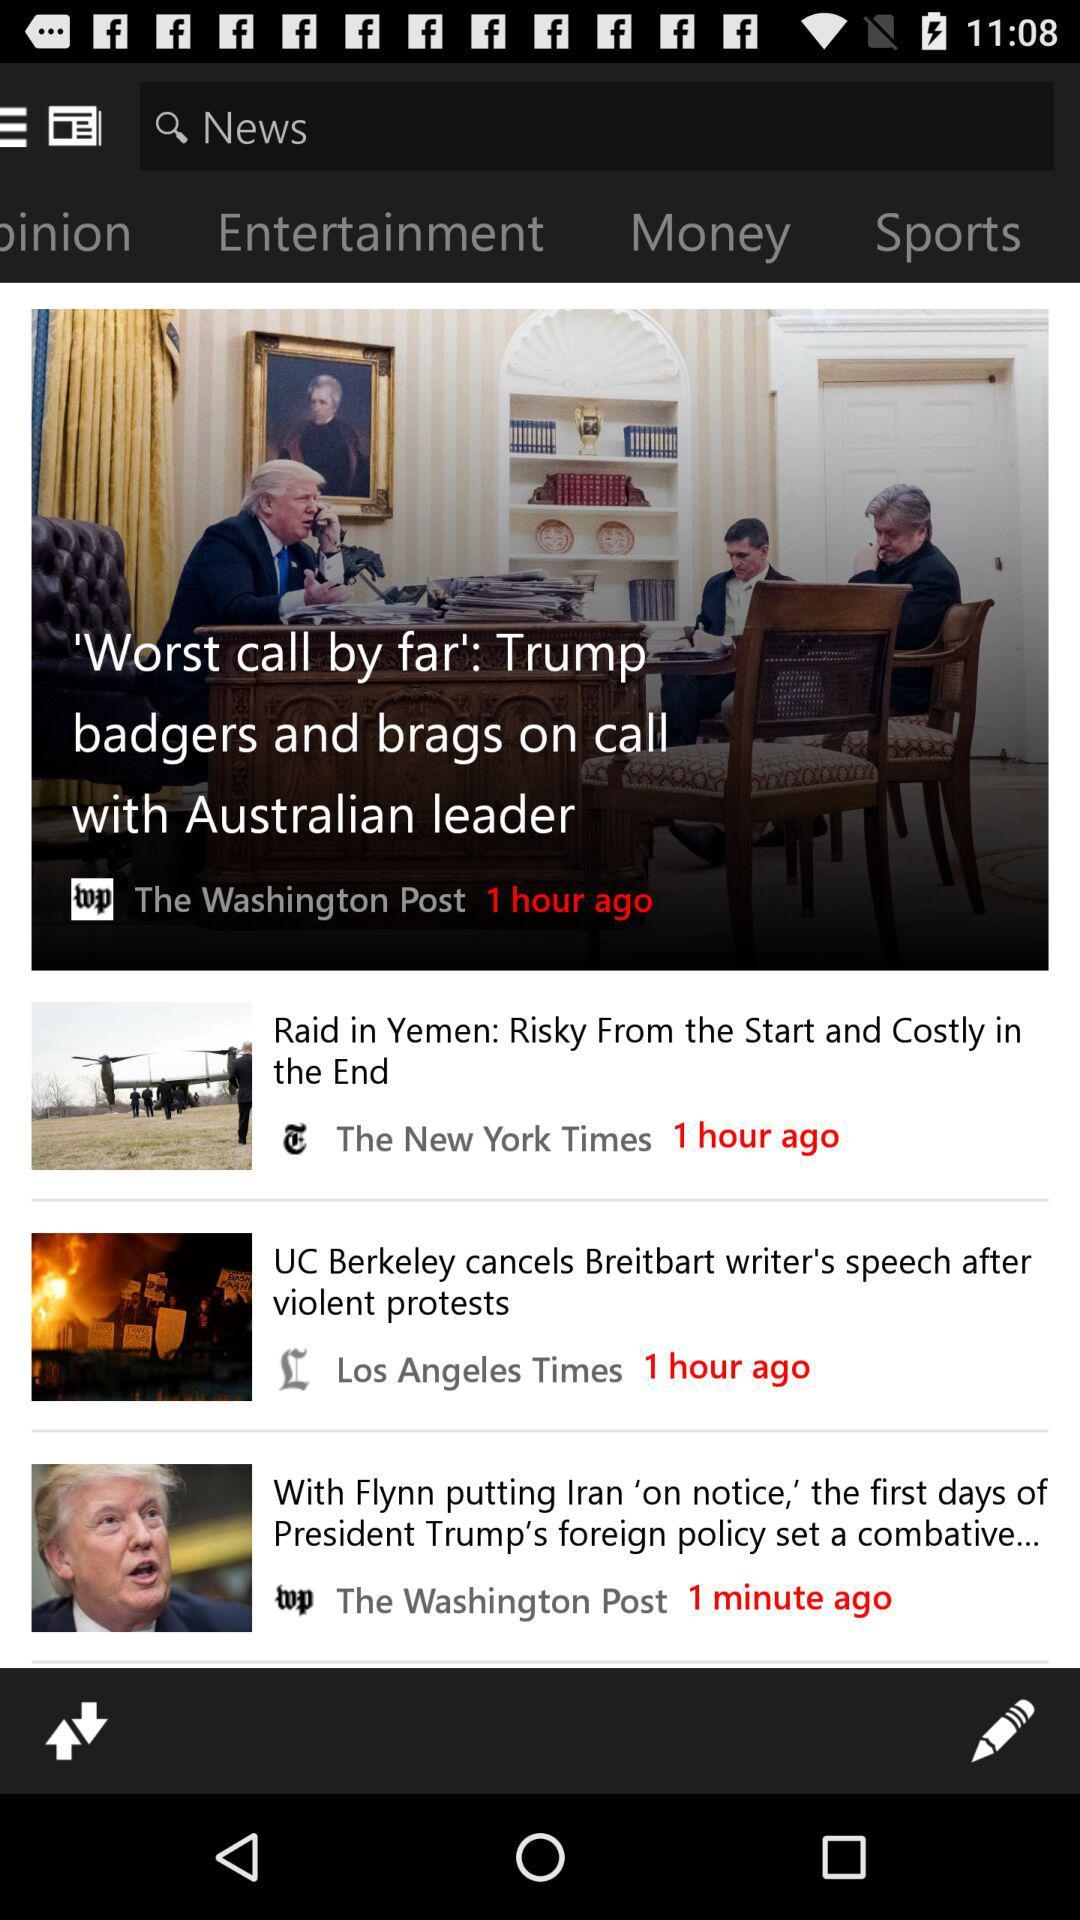  Describe the element at coordinates (596, 124) in the screenshot. I see `search for news` at that location.